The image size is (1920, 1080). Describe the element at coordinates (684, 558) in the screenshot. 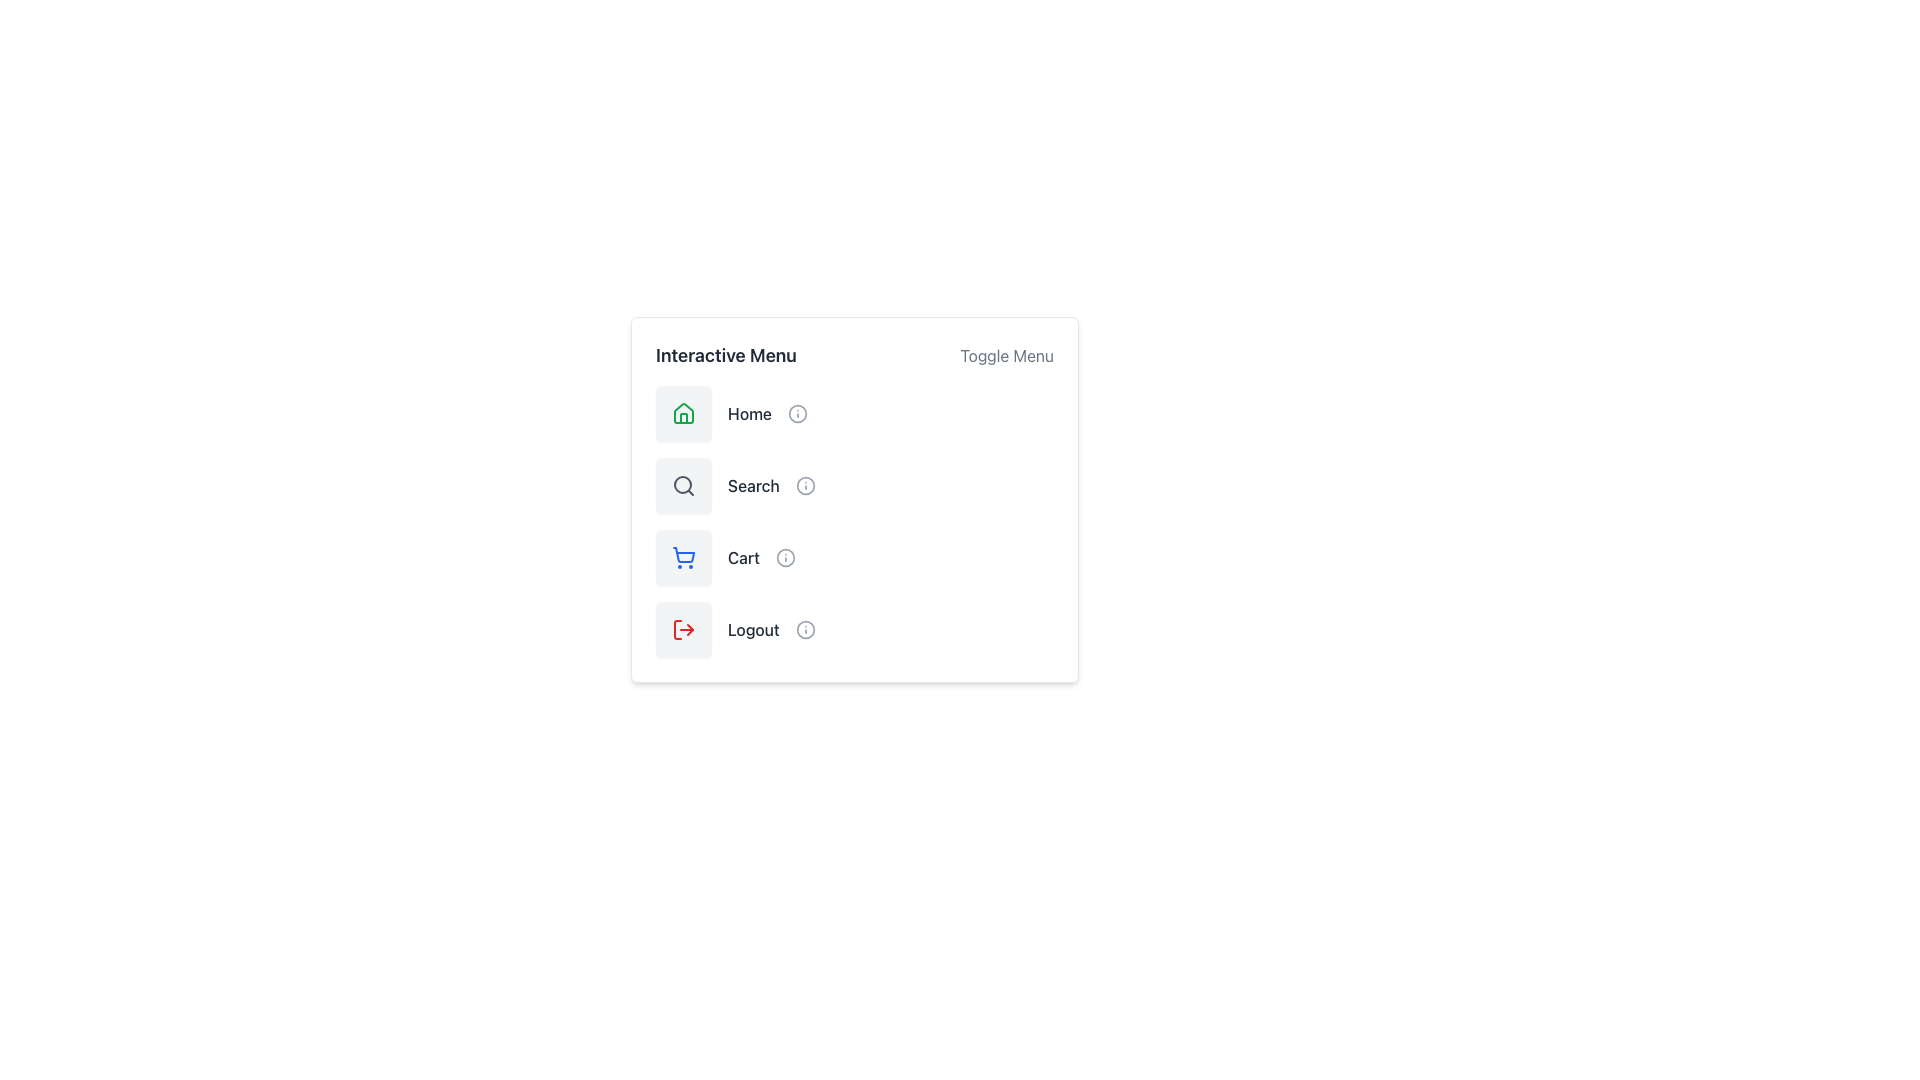

I see `the interactive menu item with a blue shopping cart icon, located in the third row of the menu, between 'Search' and 'Logout'` at that location.